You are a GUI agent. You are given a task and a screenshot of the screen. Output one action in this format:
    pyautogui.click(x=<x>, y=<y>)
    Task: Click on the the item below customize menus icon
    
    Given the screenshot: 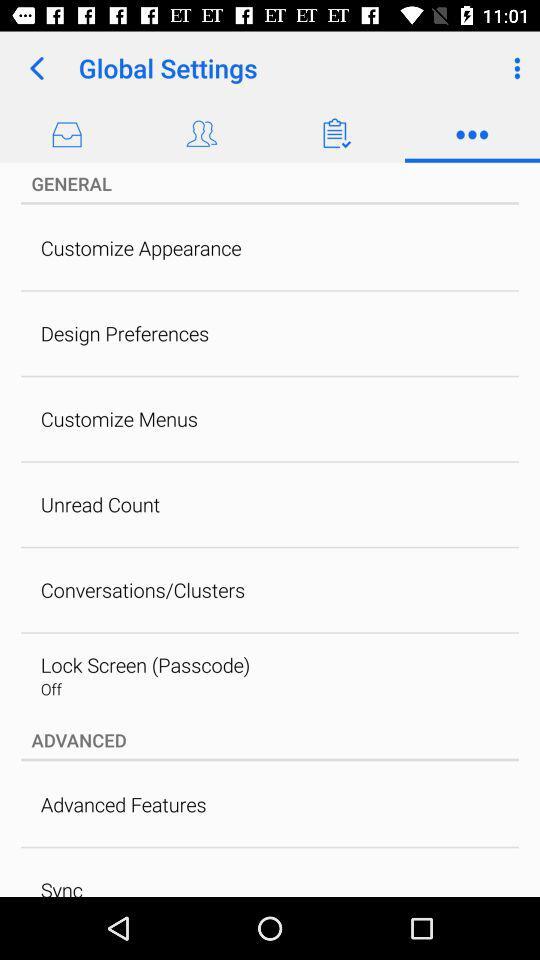 What is the action you would take?
    pyautogui.click(x=99, y=503)
    